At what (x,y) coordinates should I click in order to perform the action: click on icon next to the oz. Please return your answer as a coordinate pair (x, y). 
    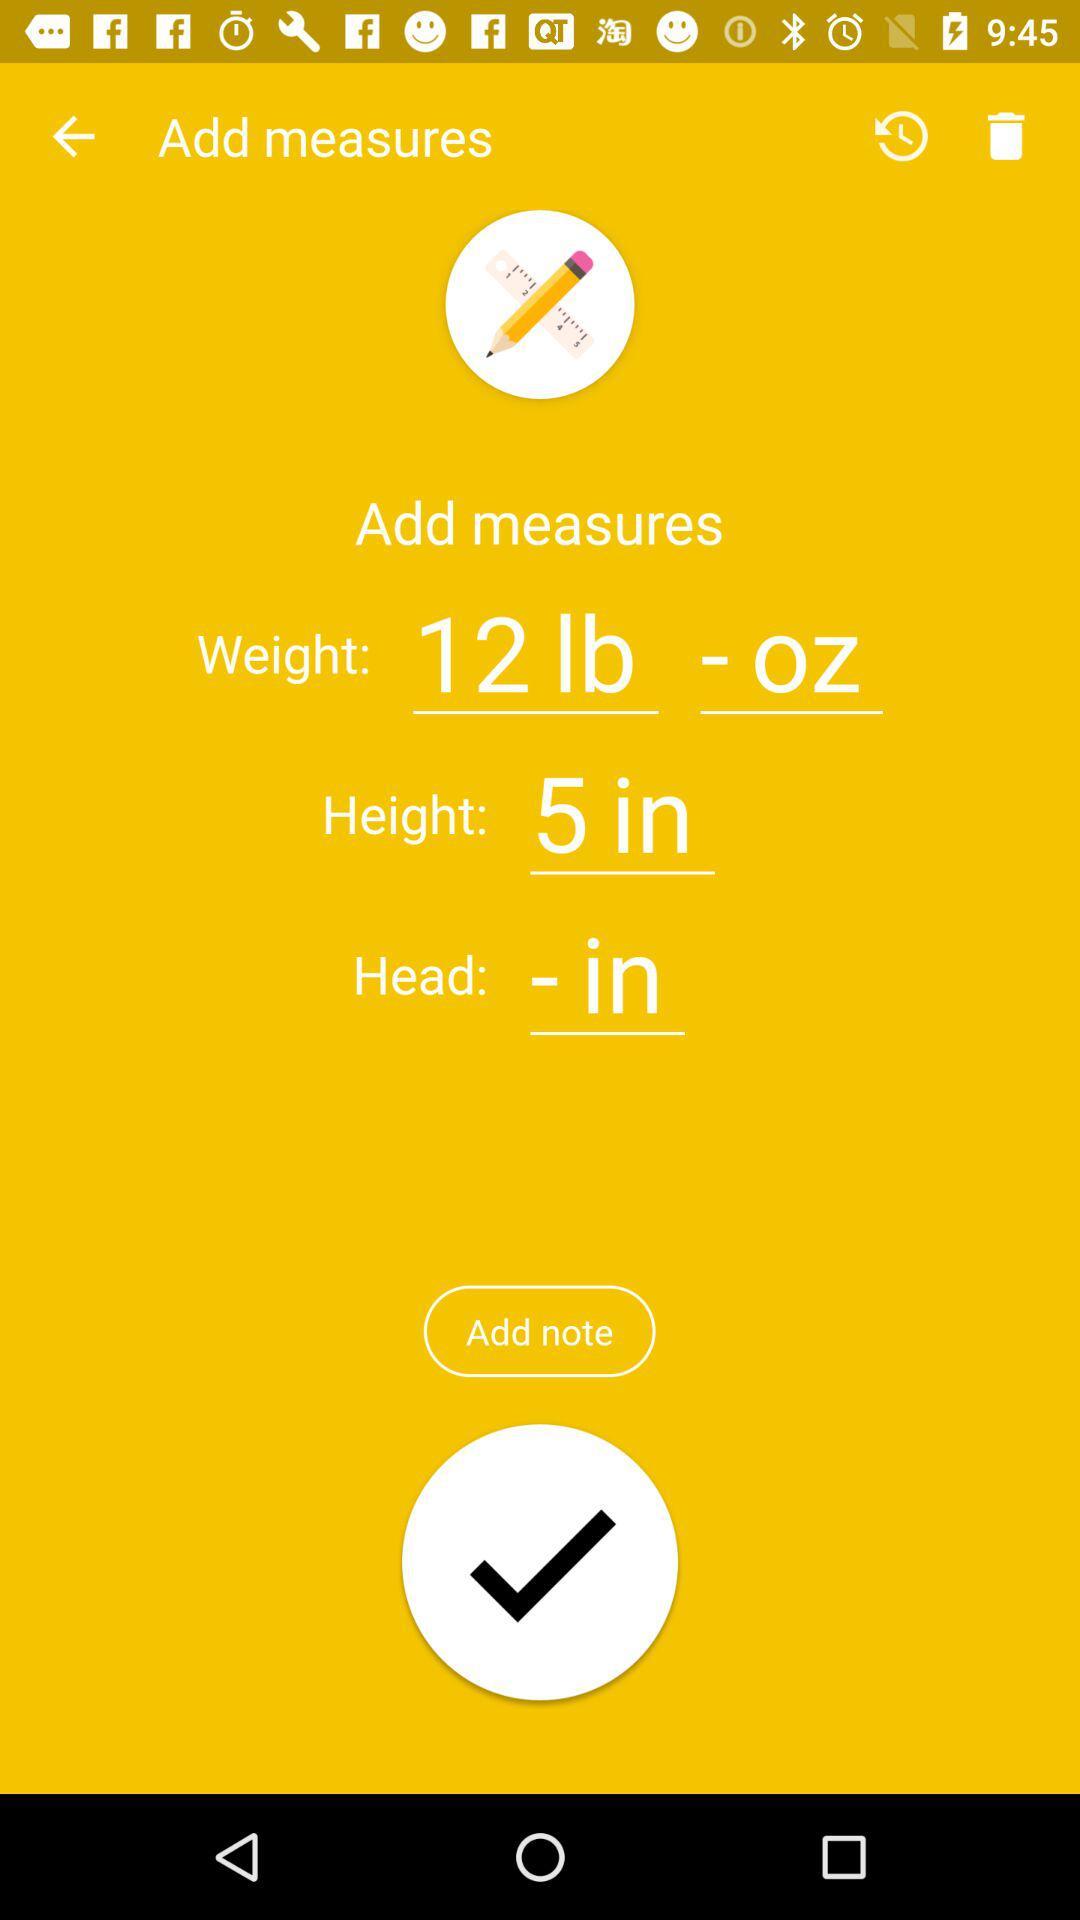
    Looking at the image, I should click on (714, 640).